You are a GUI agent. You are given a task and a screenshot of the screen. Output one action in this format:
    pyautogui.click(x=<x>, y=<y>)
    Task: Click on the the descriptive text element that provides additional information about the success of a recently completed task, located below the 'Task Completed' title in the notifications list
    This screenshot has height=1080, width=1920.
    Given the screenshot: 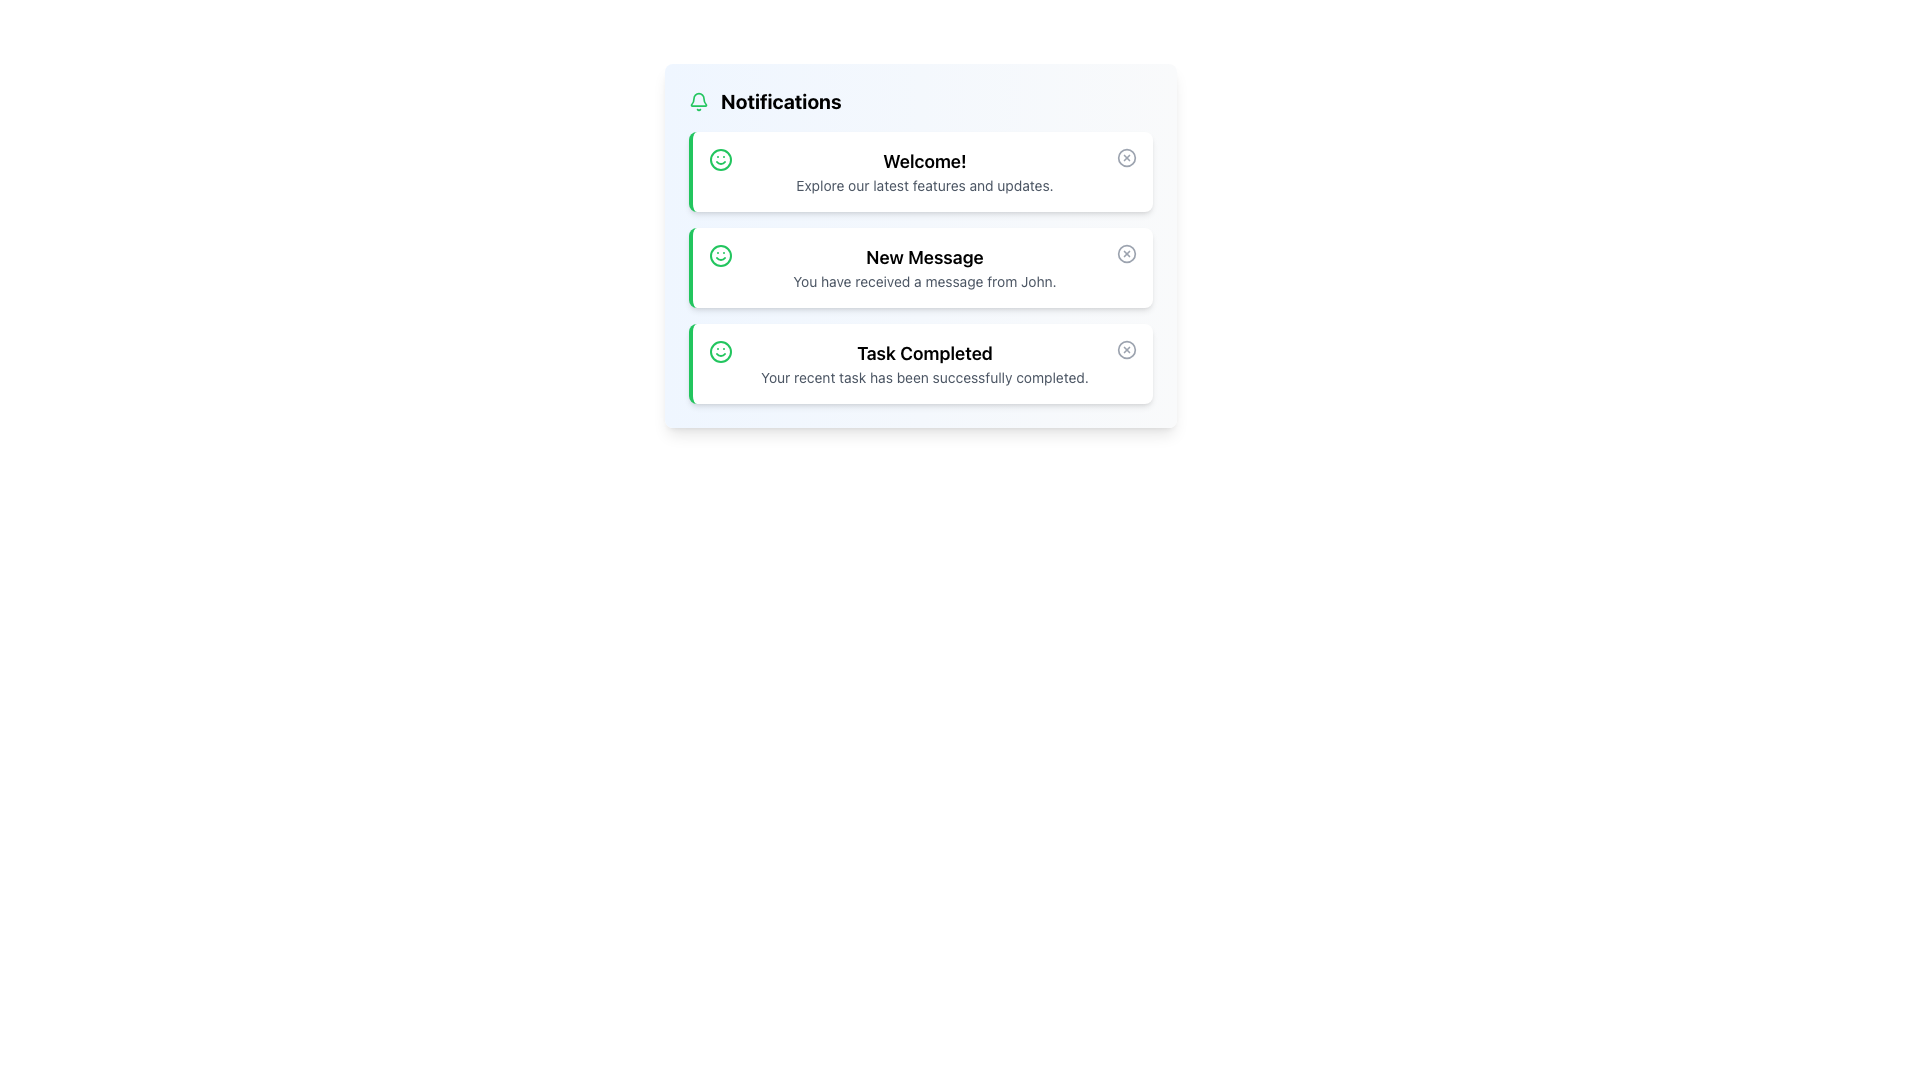 What is the action you would take?
    pyautogui.click(x=924, y=378)
    